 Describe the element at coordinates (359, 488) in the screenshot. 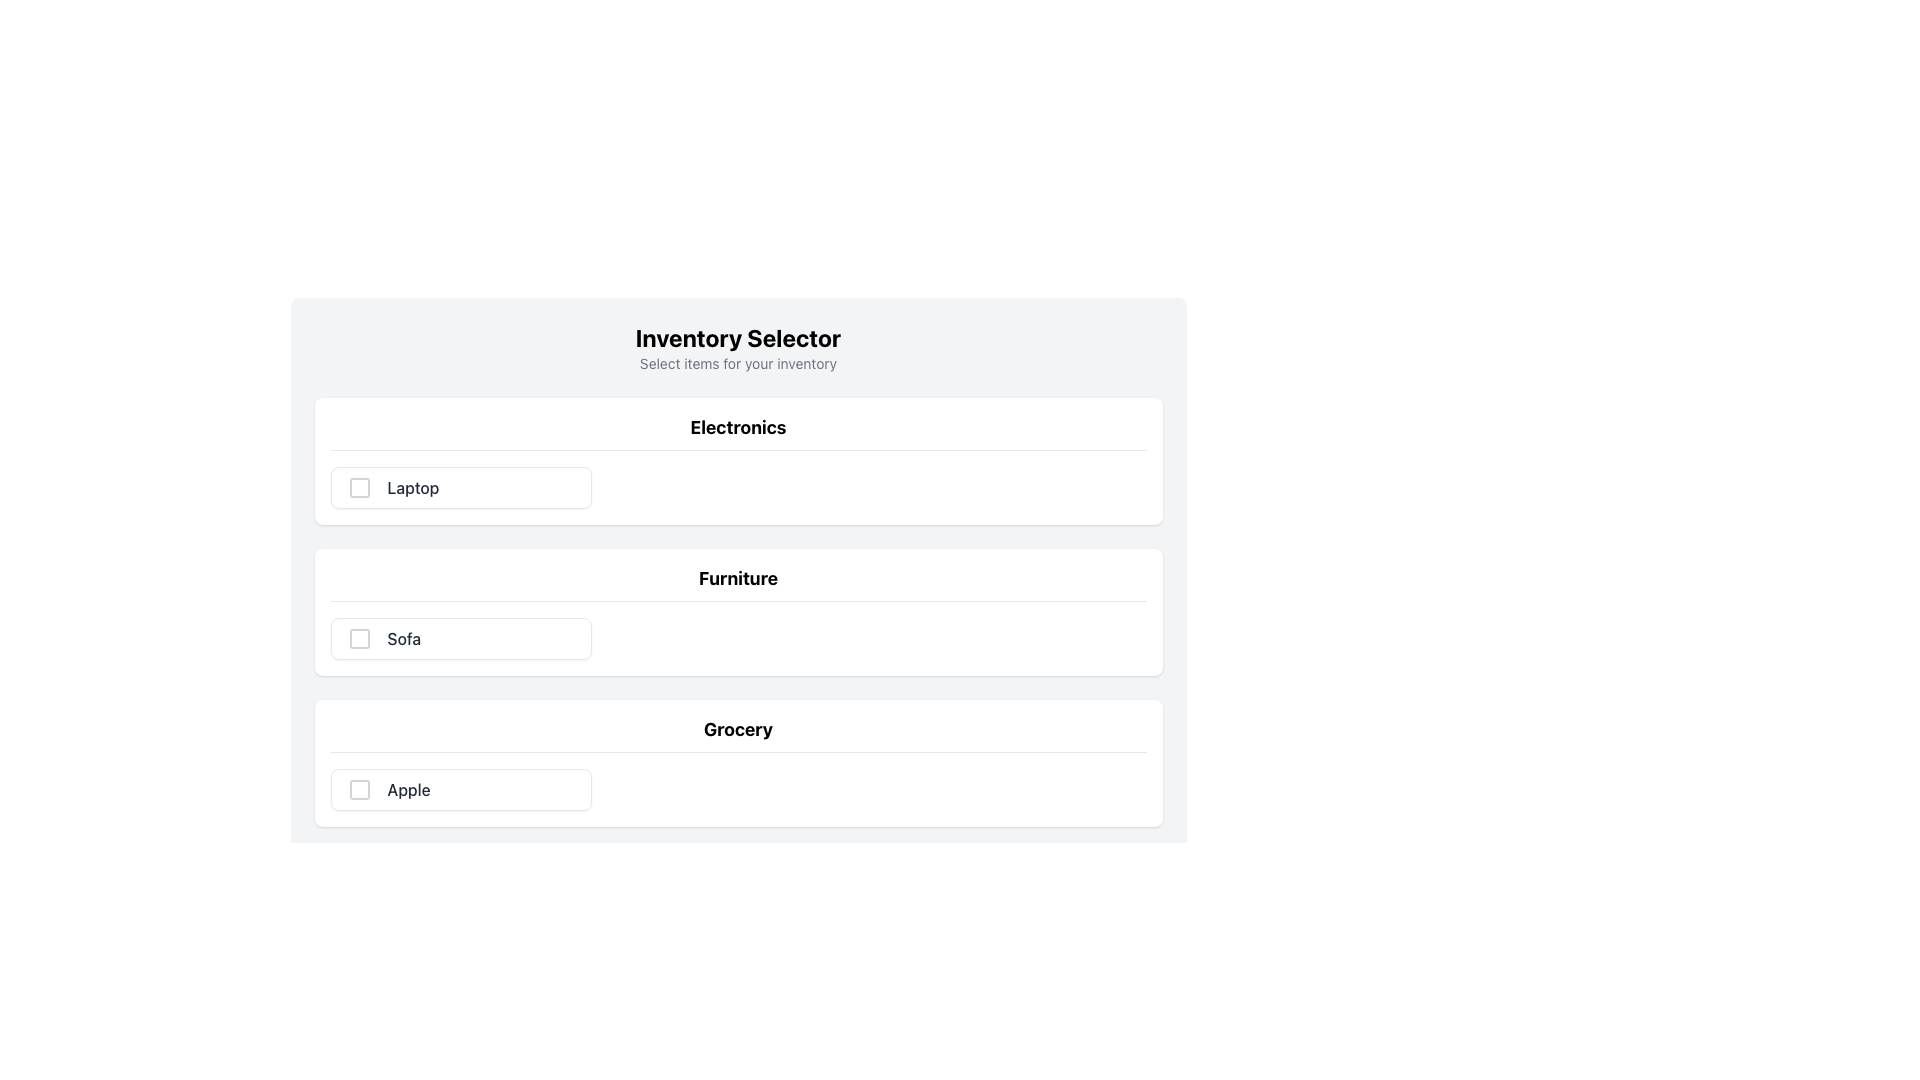

I see `the clickable checkbox indicator located next to the text label 'Laptop' in the 'Electronics' section` at that location.